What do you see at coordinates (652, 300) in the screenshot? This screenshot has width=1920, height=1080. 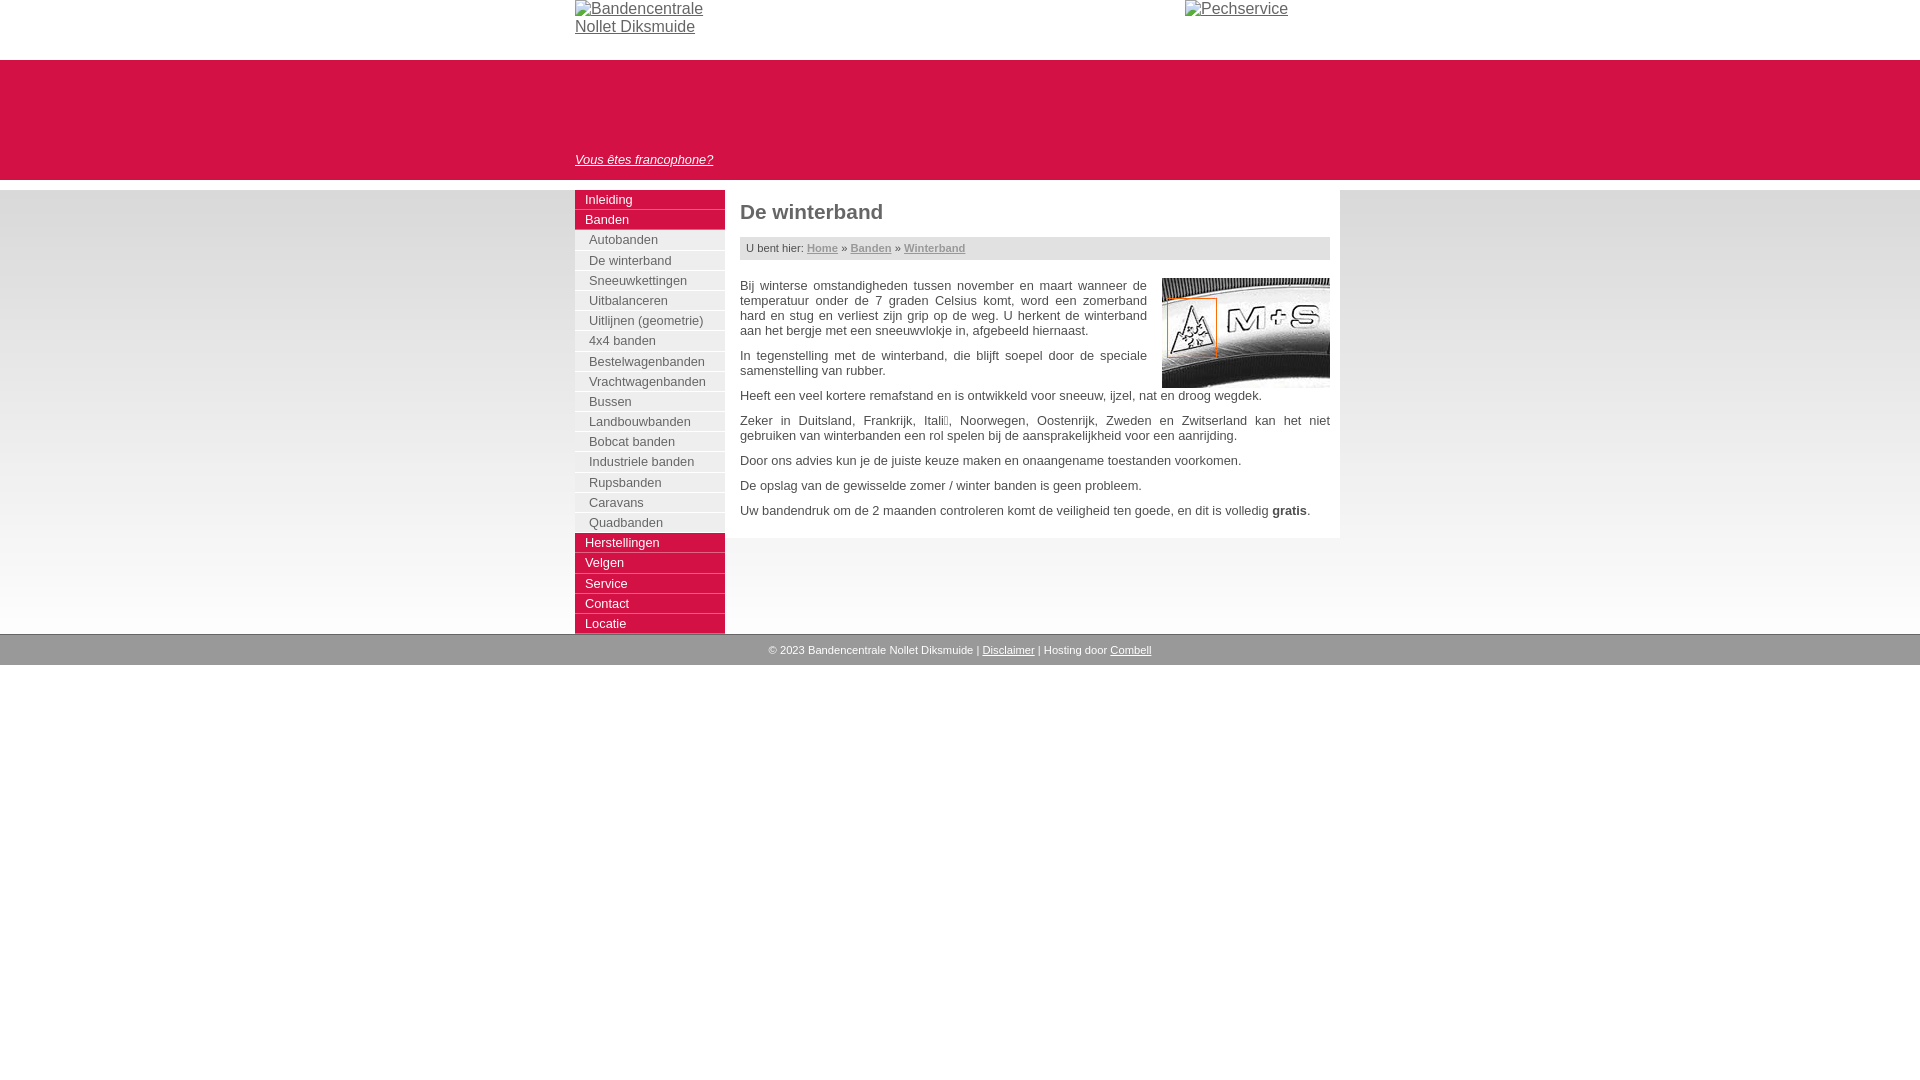 I see `'Uitbalanceren'` at bounding box center [652, 300].